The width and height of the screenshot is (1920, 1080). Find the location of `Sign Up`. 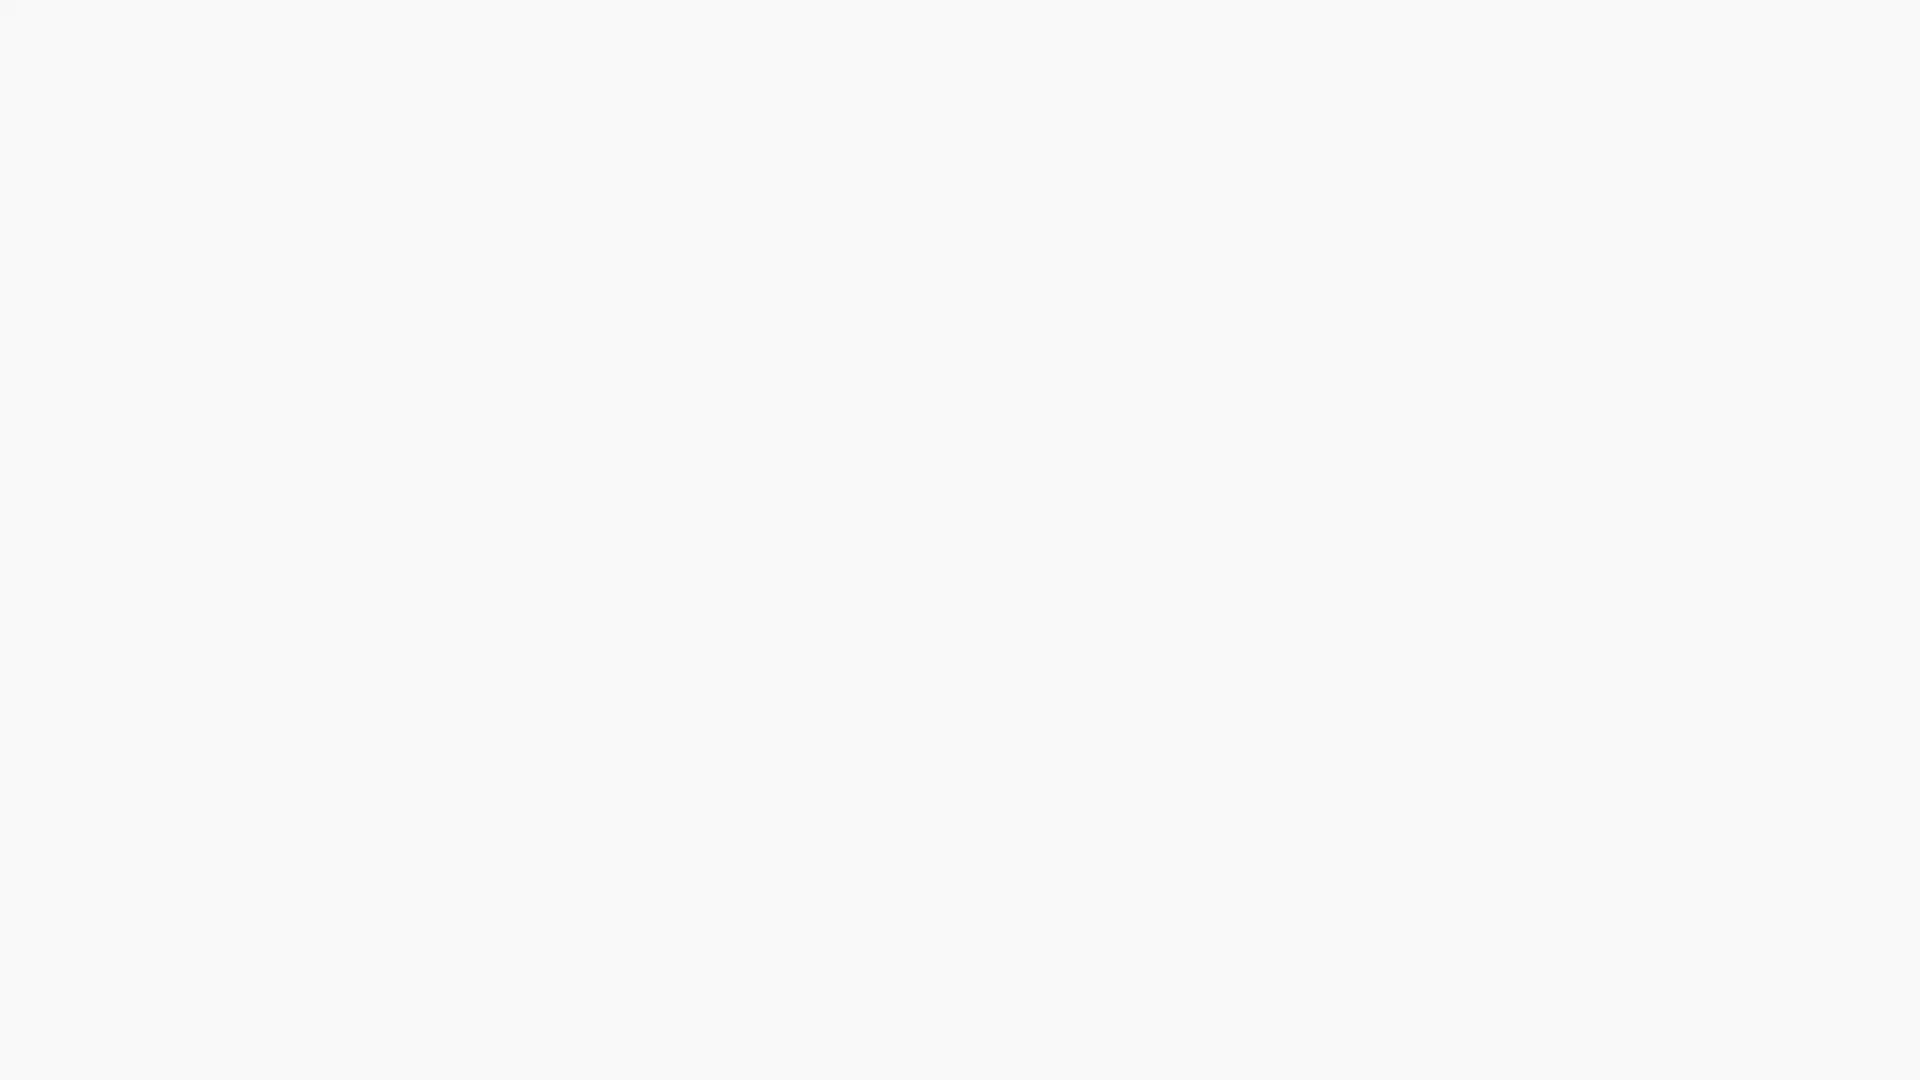

Sign Up is located at coordinates (1771, 30).